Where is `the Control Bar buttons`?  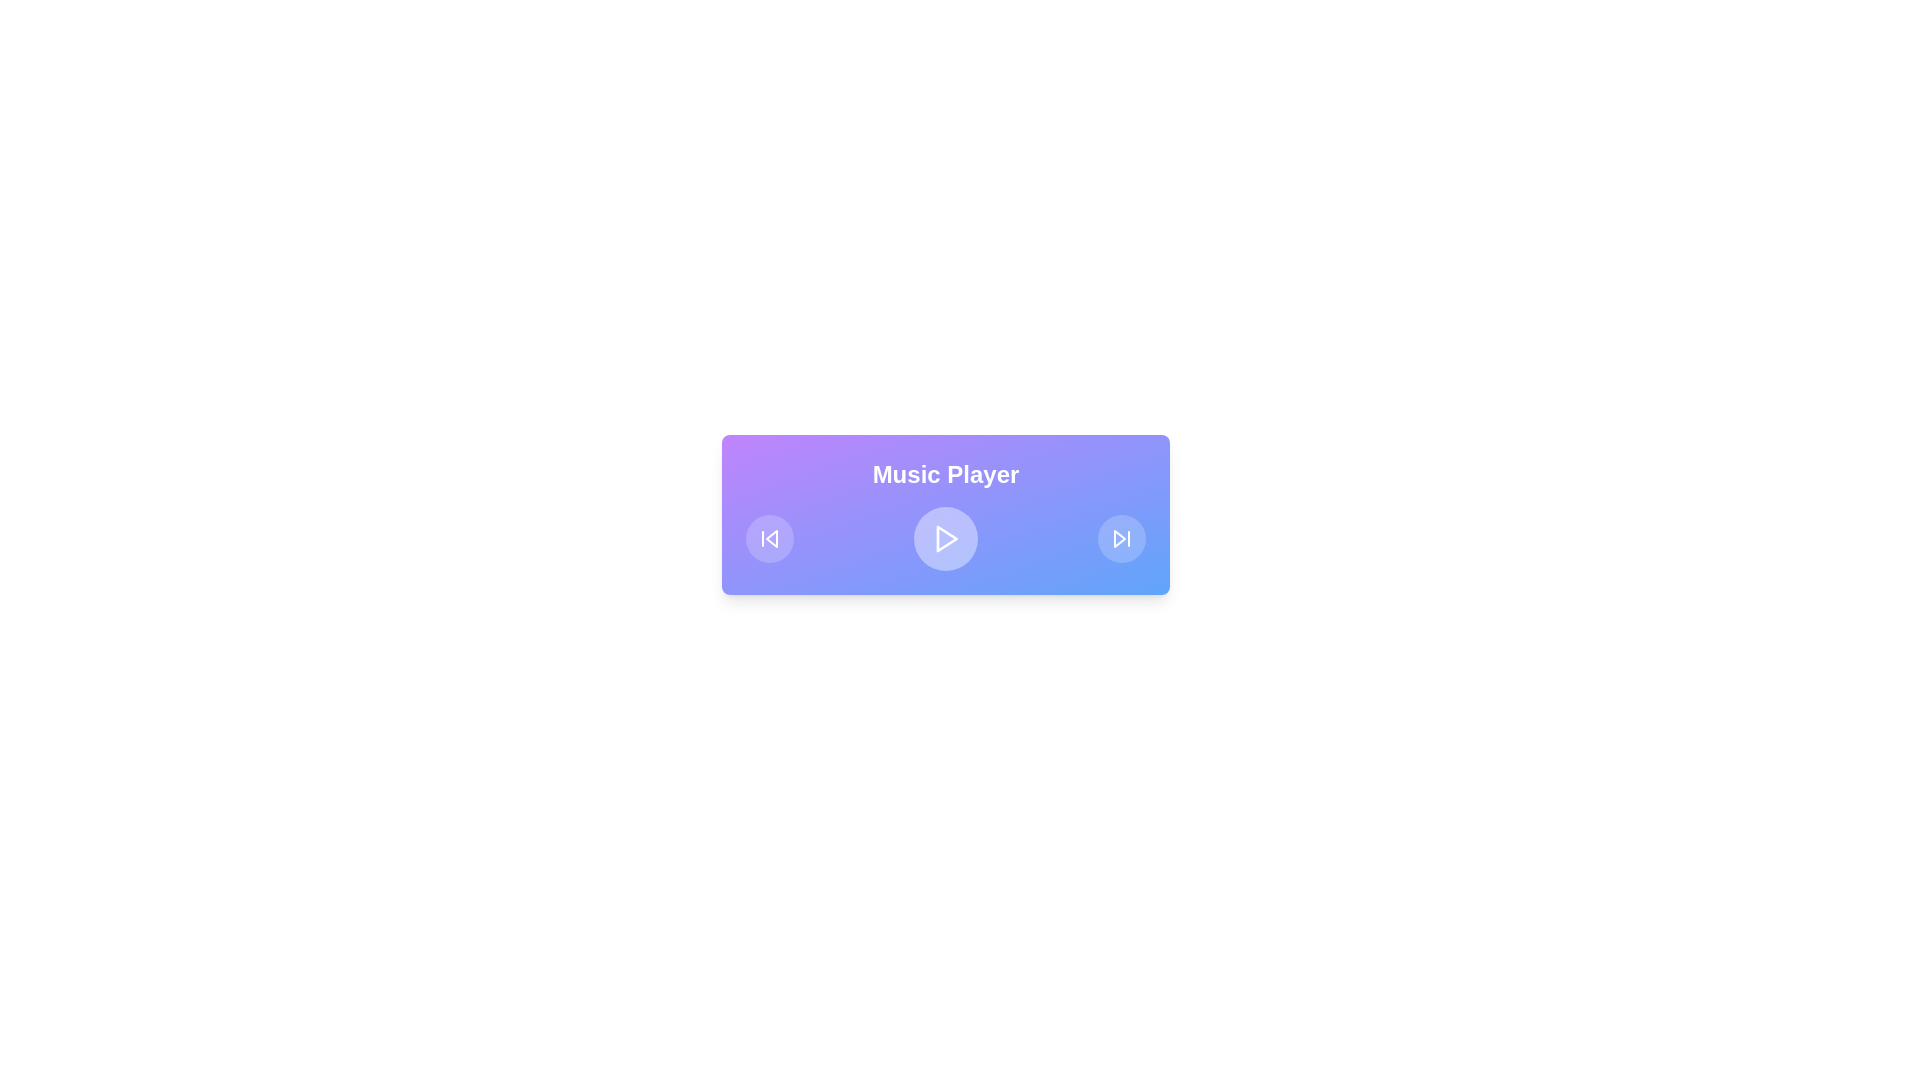 the Control Bar buttons is located at coordinates (944, 538).